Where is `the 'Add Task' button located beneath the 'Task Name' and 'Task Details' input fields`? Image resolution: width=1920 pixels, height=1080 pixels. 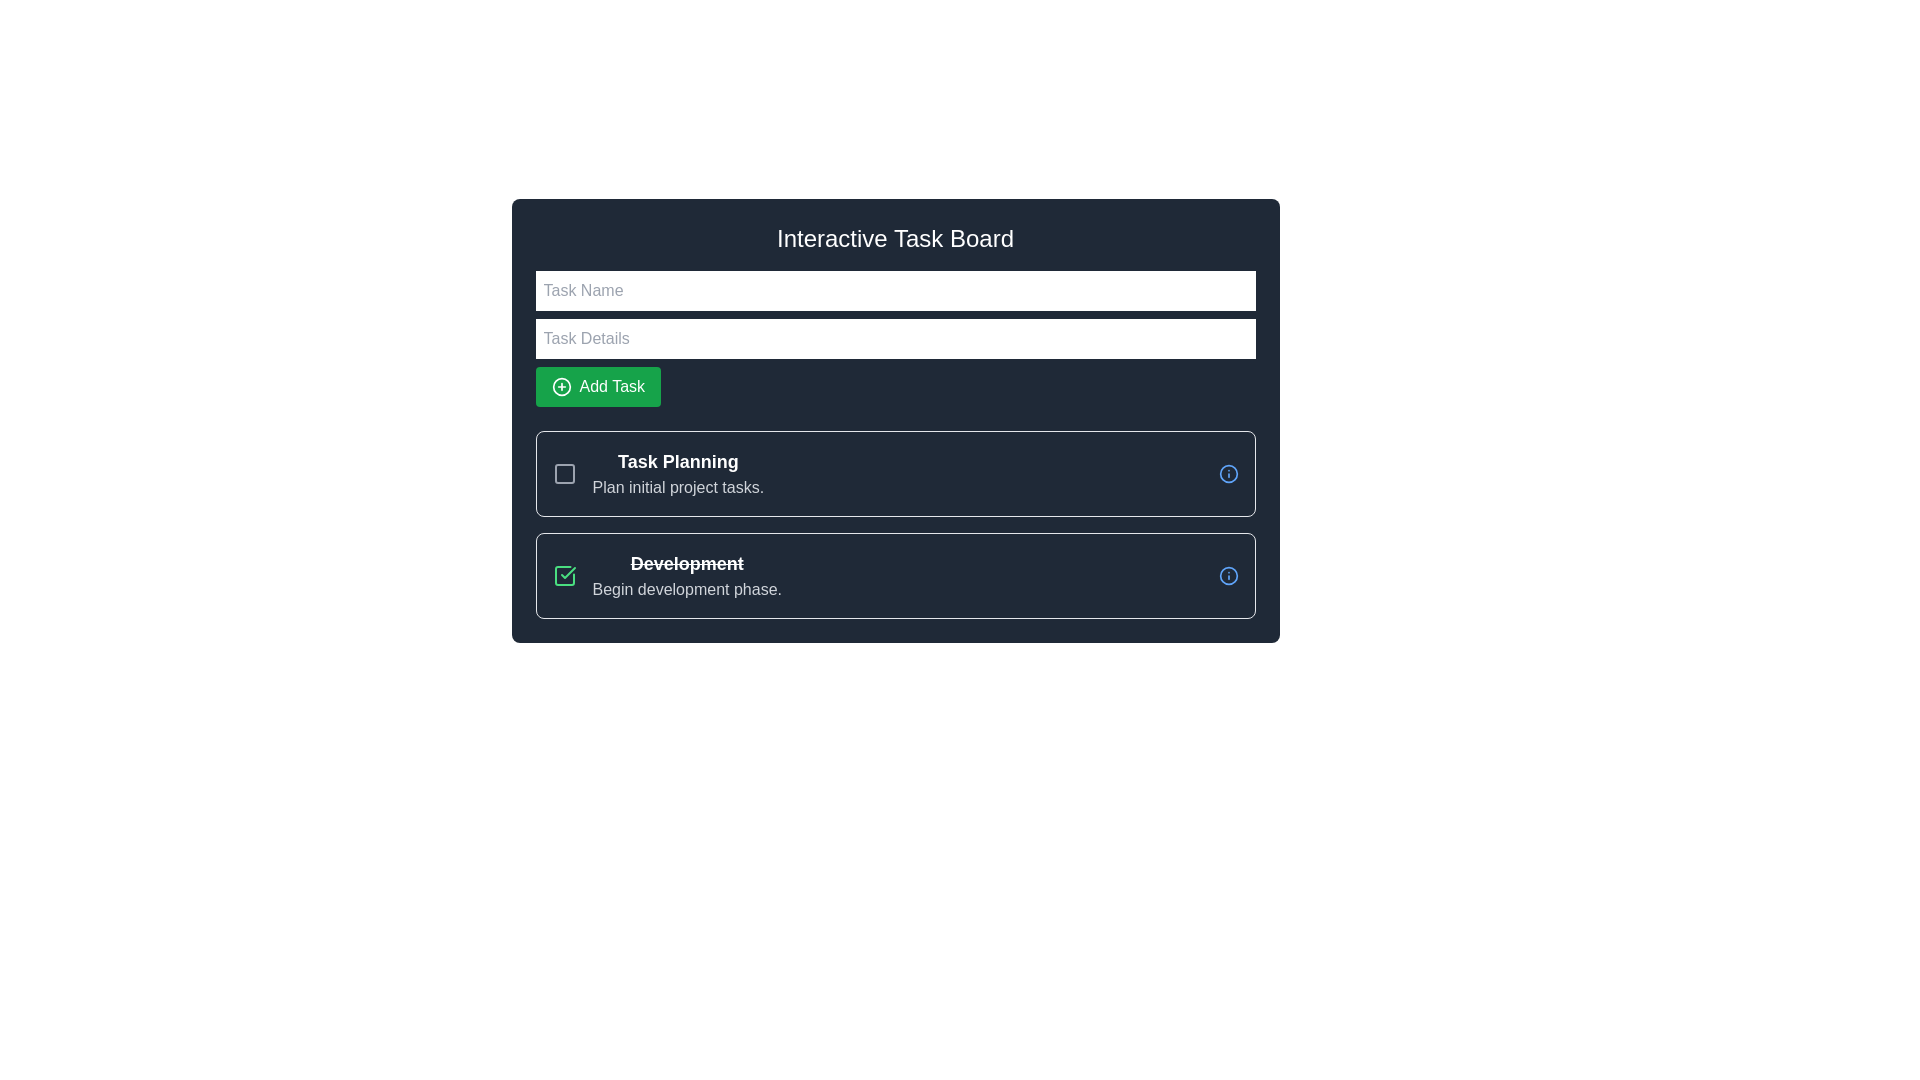 the 'Add Task' button located beneath the 'Task Name' and 'Task Details' input fields is located at coordinates (597, 386).